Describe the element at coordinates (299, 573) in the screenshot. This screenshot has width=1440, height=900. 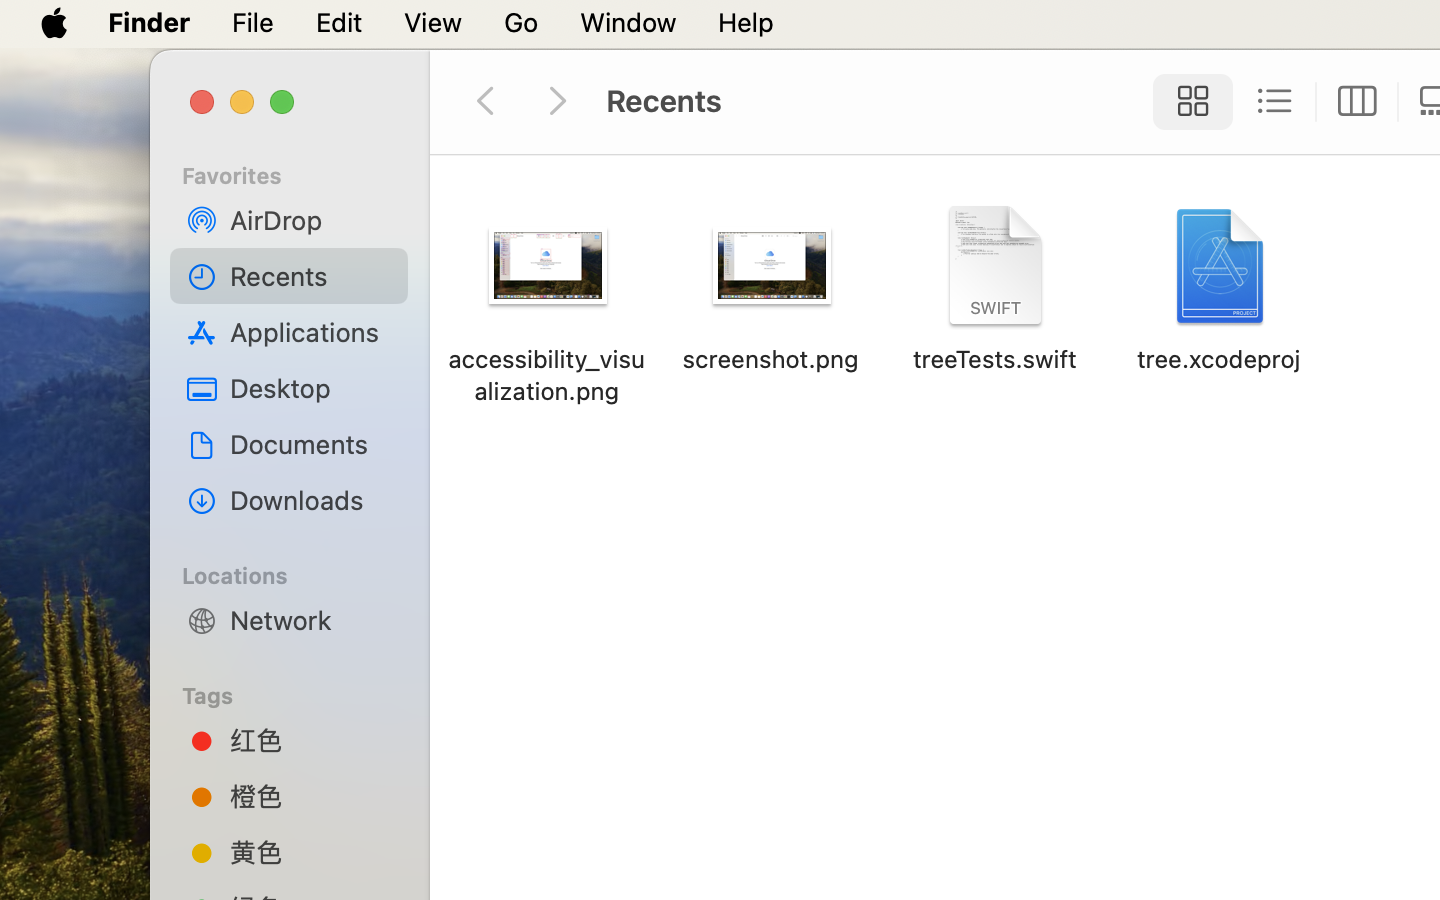
I see `'Locations'` at that location.